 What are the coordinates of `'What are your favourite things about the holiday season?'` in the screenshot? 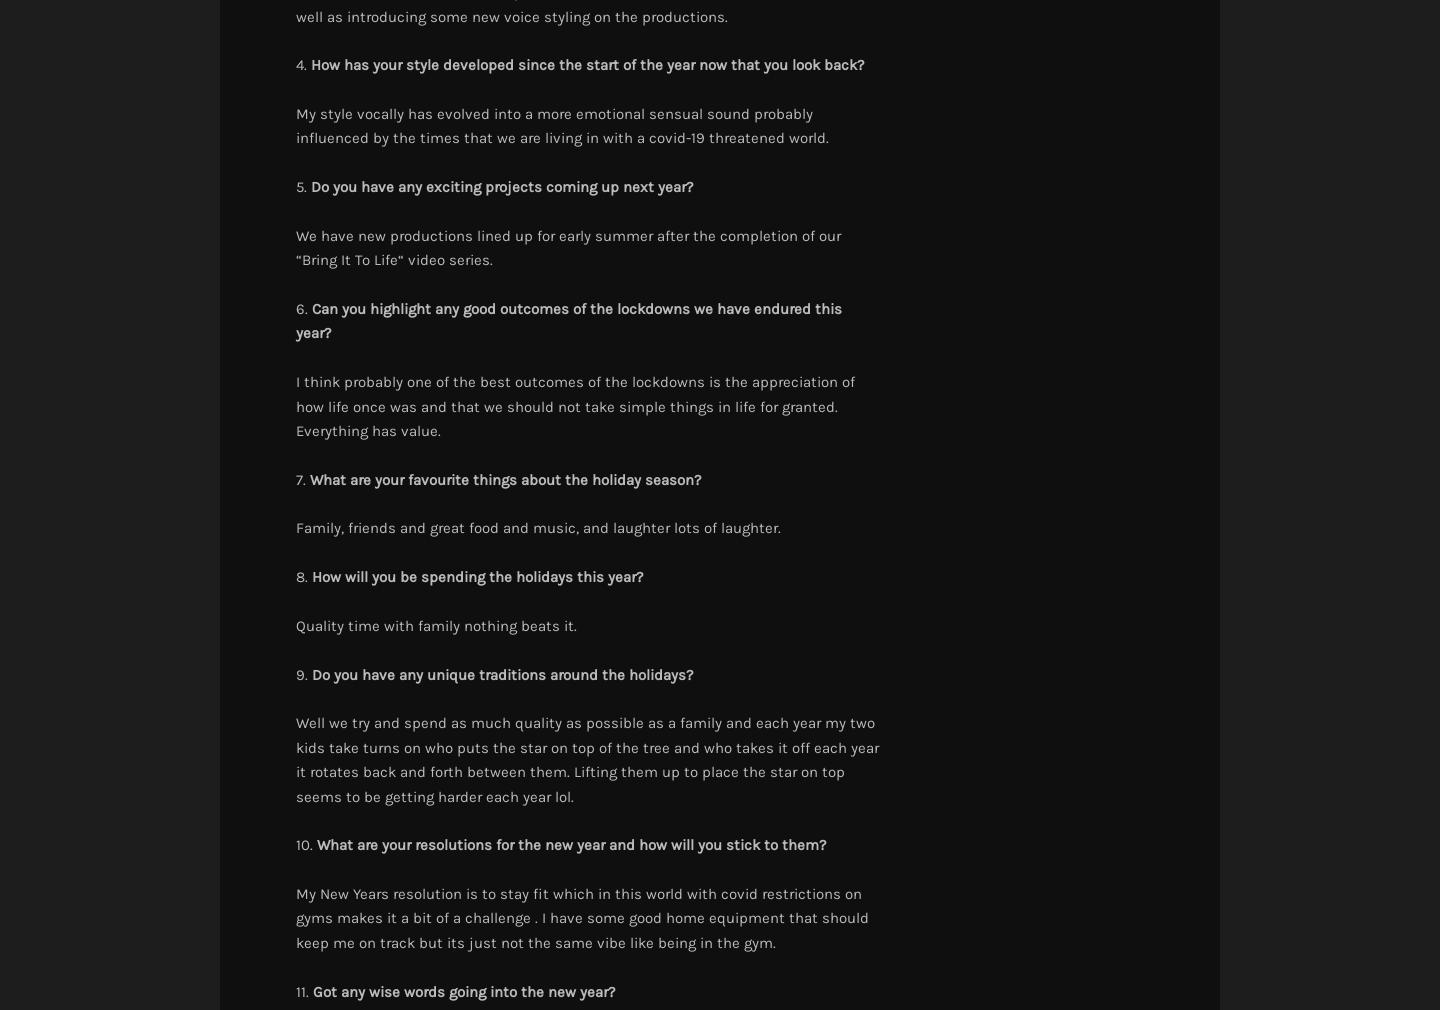 It's located at (310, 479).